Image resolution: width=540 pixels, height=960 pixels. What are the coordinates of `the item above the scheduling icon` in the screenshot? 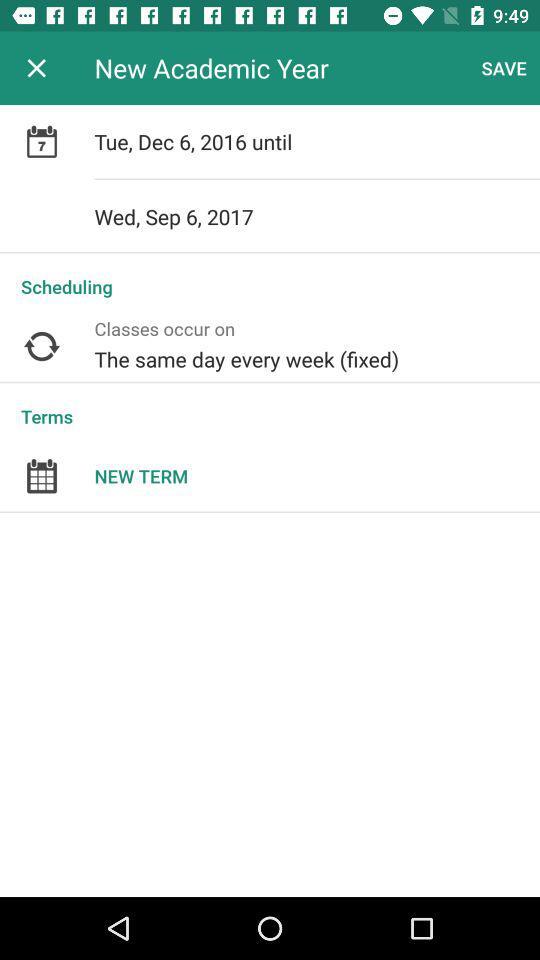 It's located at (317, 216).